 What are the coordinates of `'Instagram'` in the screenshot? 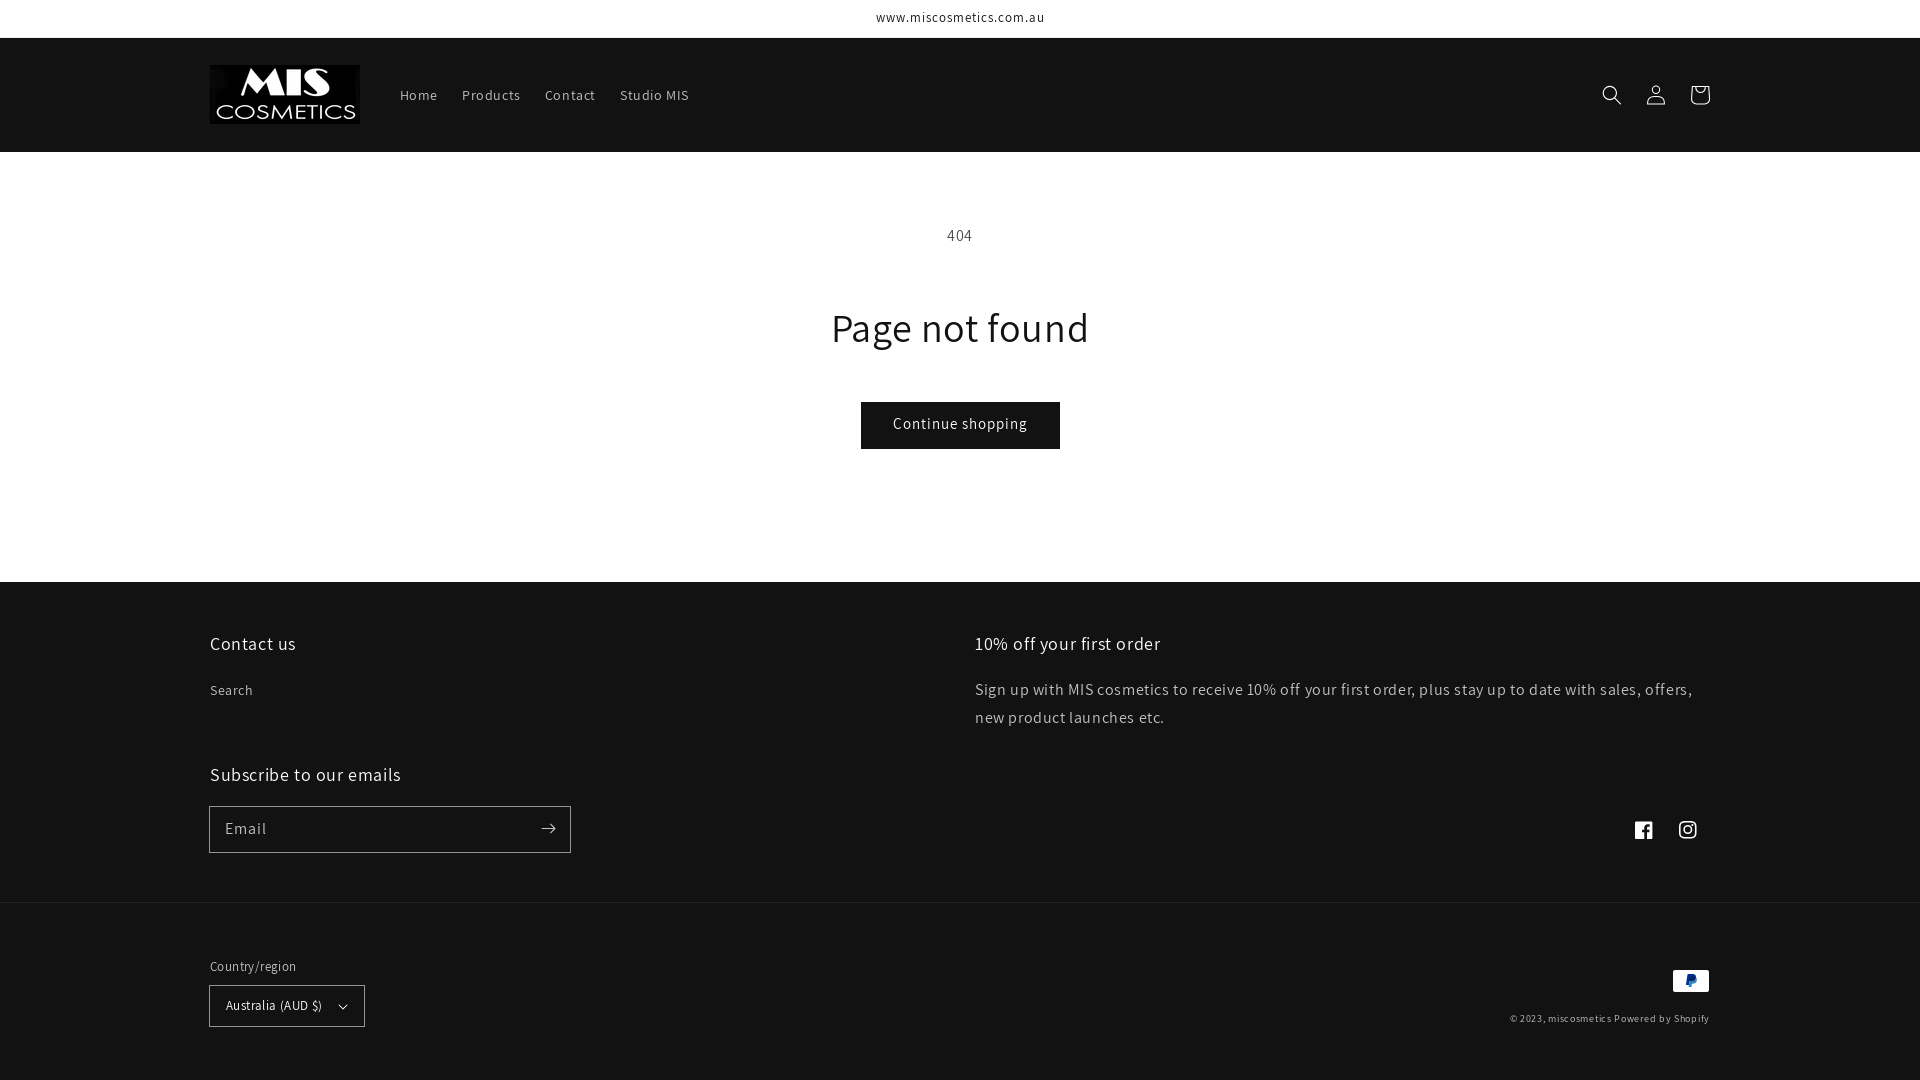 It's located at (1687, 829).